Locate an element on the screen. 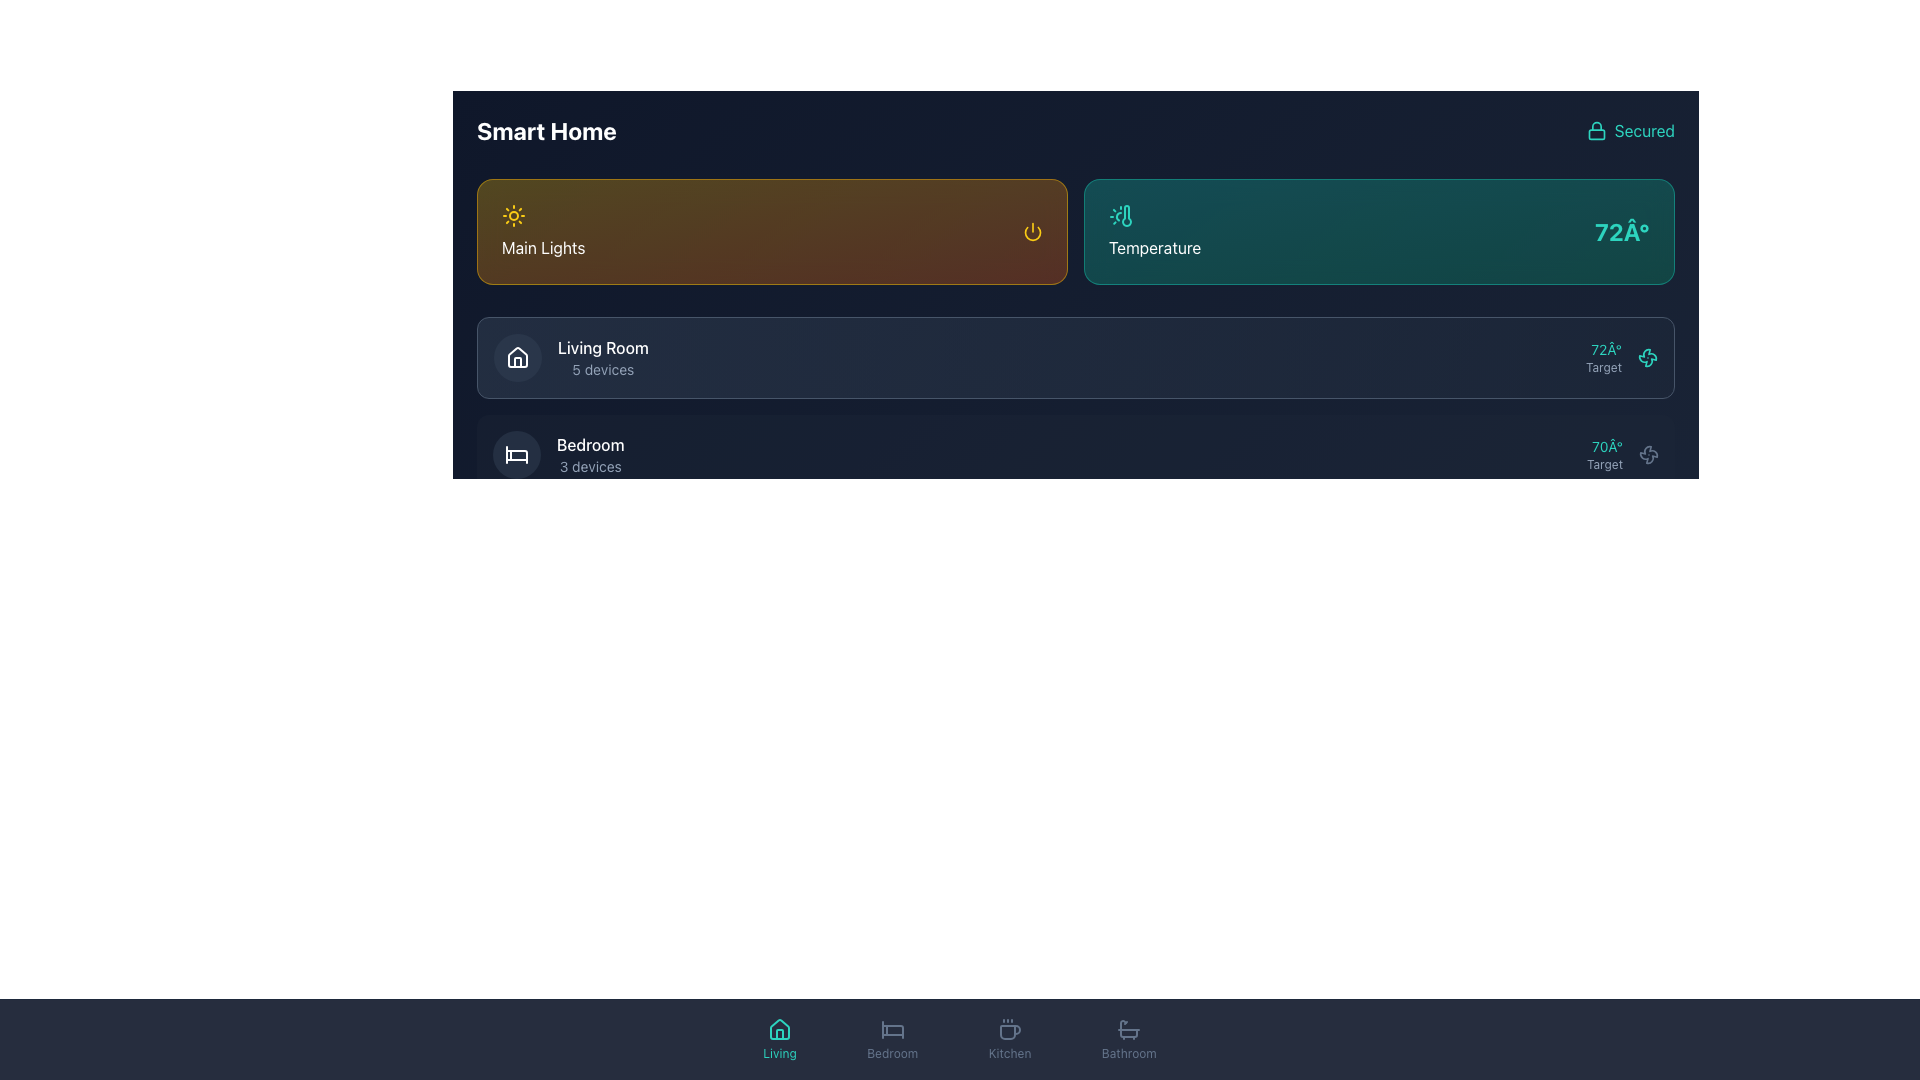 This screenshot has width=1920, height=1080. the minimalist house icon located in the 'Living Room' section, positioned above the 'Bedroom' icon and below the 'Main Lights' section is located at coordinates (518, 357).